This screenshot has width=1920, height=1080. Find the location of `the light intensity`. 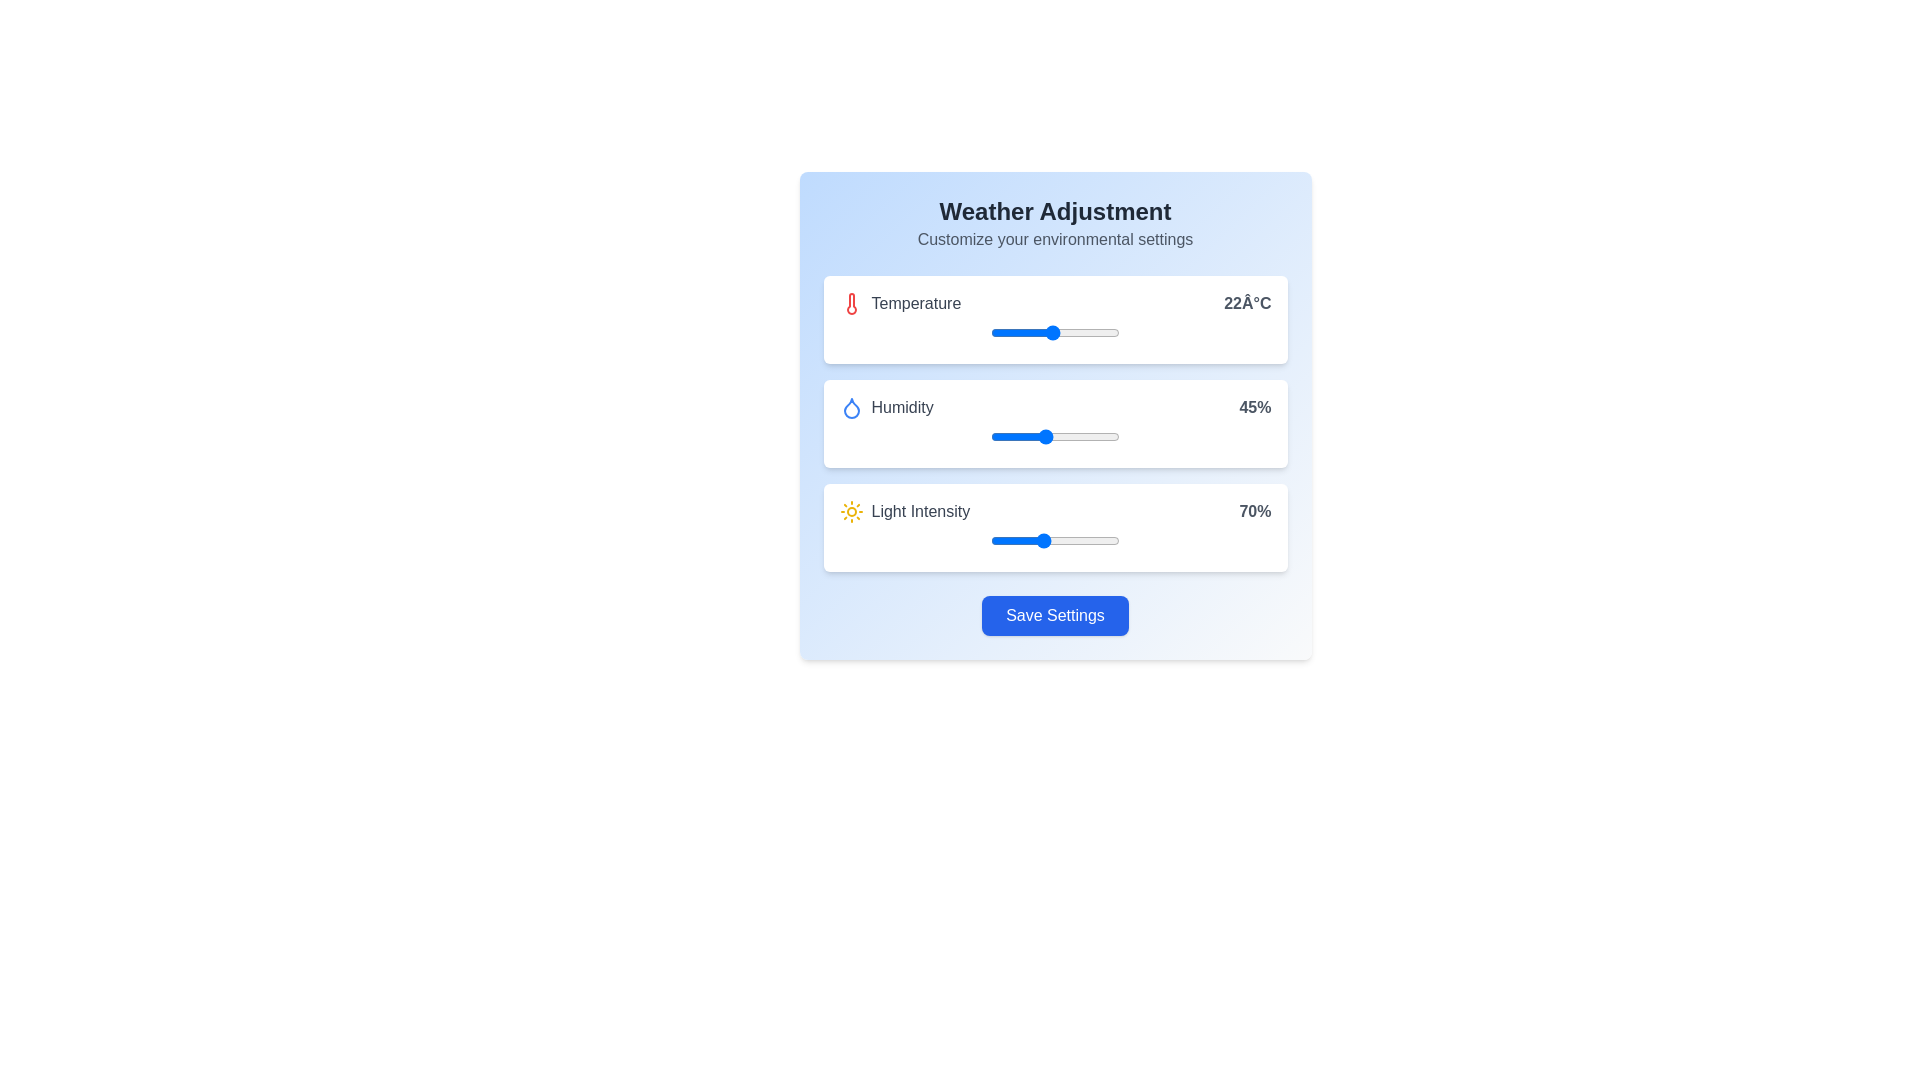

the light intensity is located at coordinates (1069, 540).